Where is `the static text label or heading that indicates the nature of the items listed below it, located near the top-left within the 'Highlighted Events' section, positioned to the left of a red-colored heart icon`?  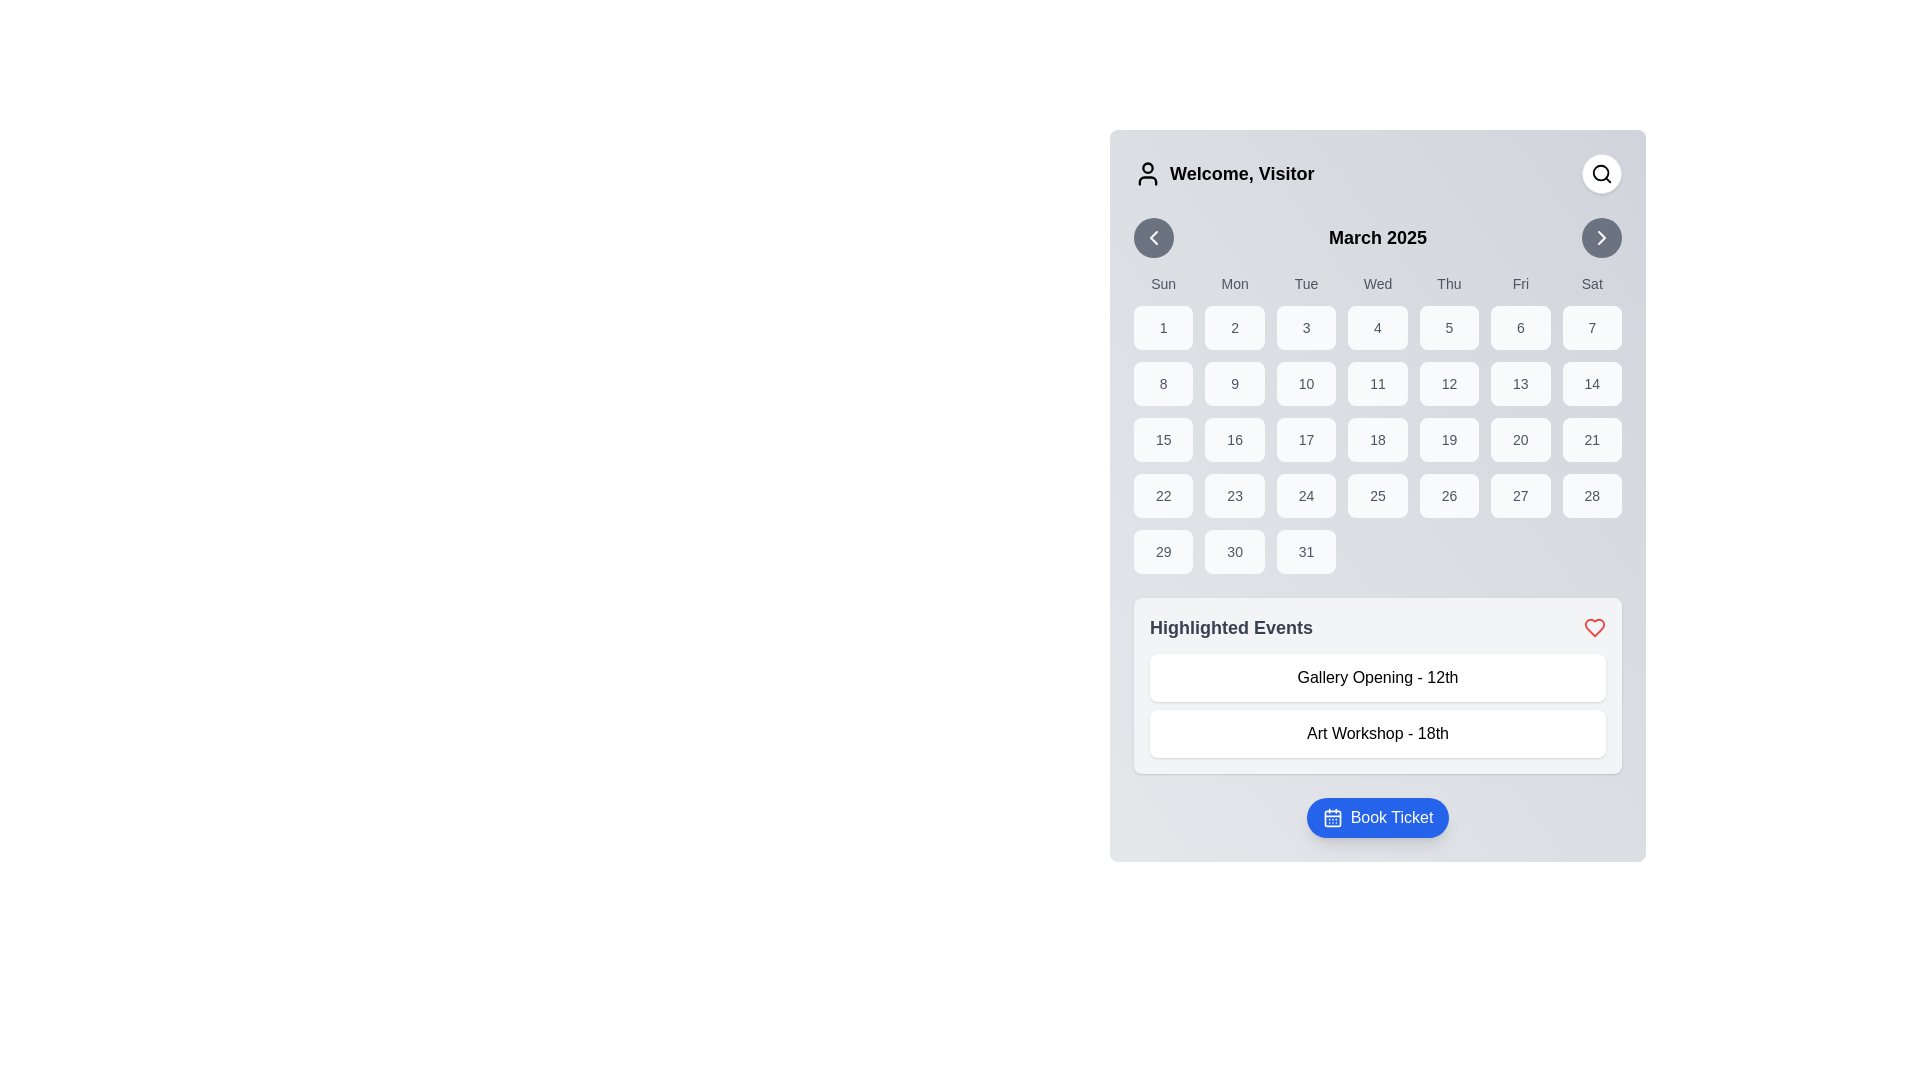 the static text label or heading that indicates the nature of the items listed below it, located near the top-left within the 'Highlighted Events' section, positioned to the left of a red-colored heart icon is located at coordinates (1230, 627).